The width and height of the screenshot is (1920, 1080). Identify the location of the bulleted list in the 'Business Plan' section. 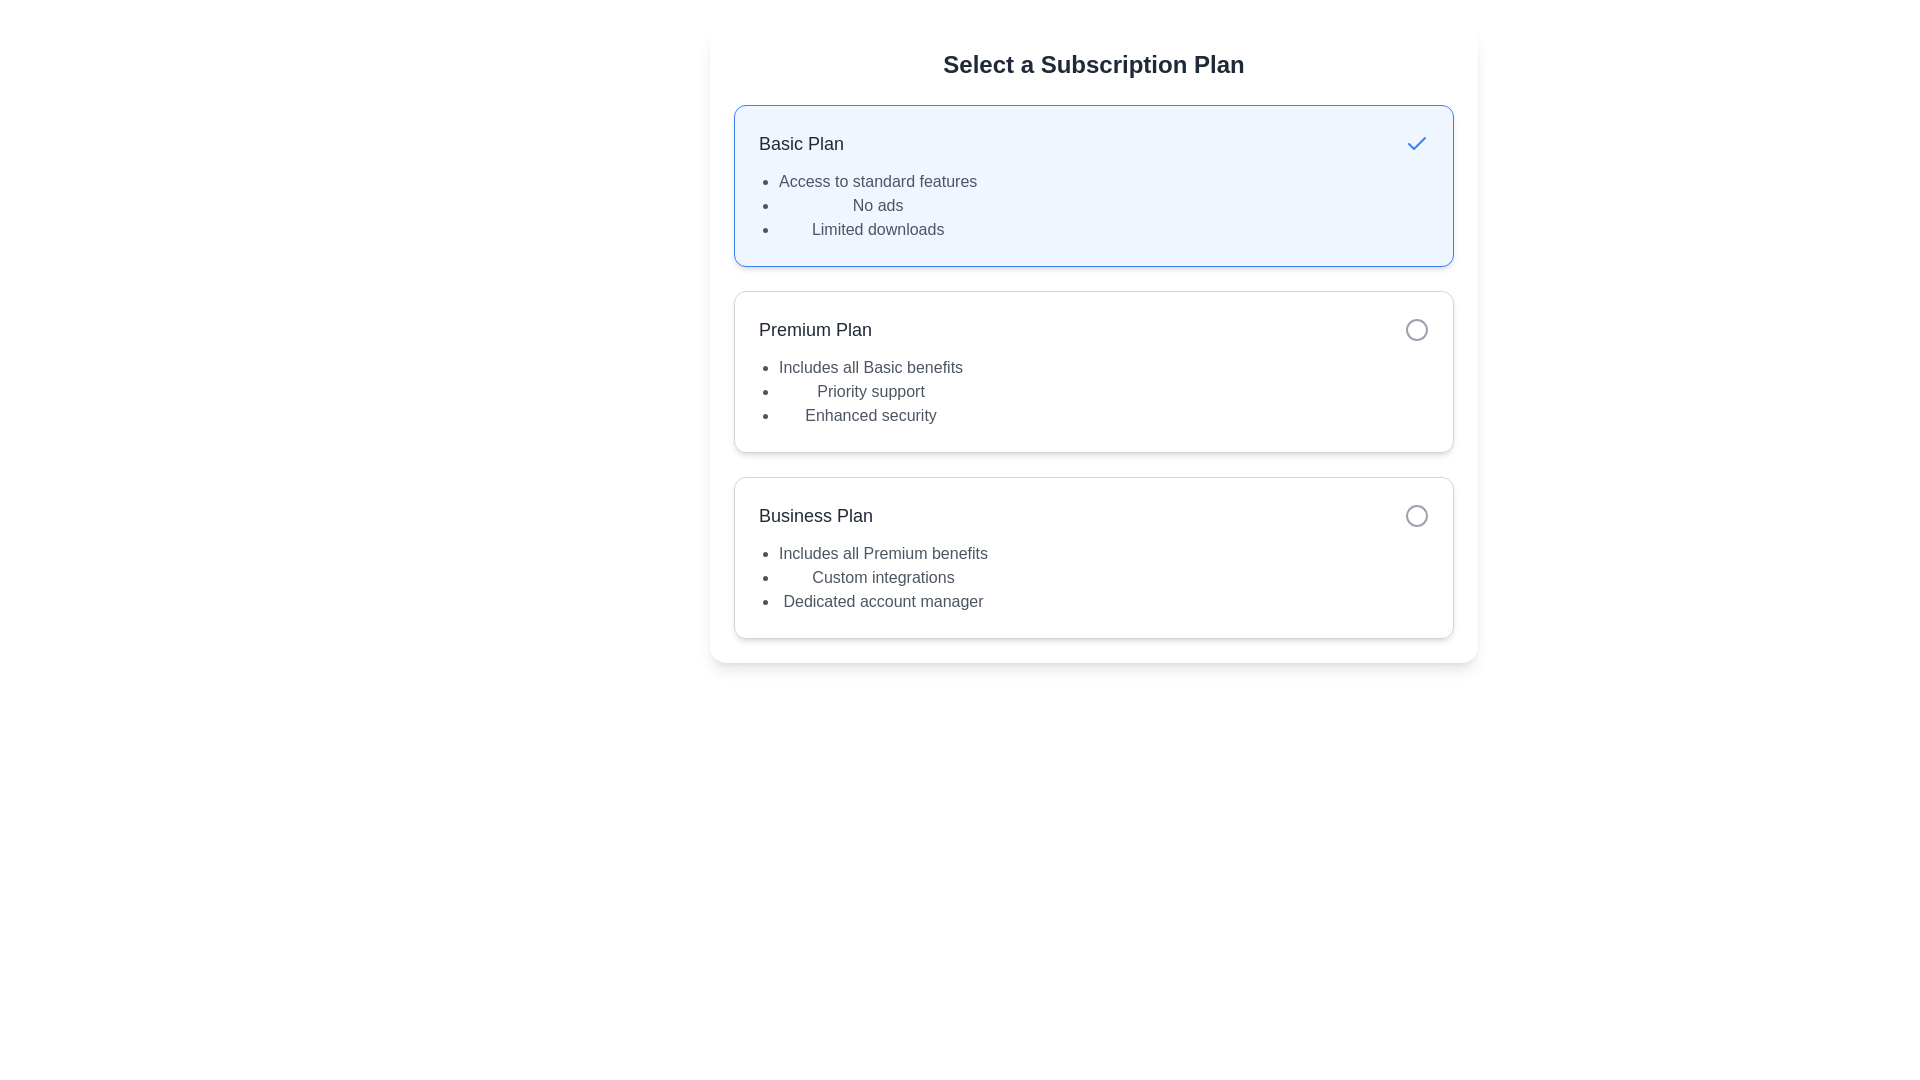
(873, 578).